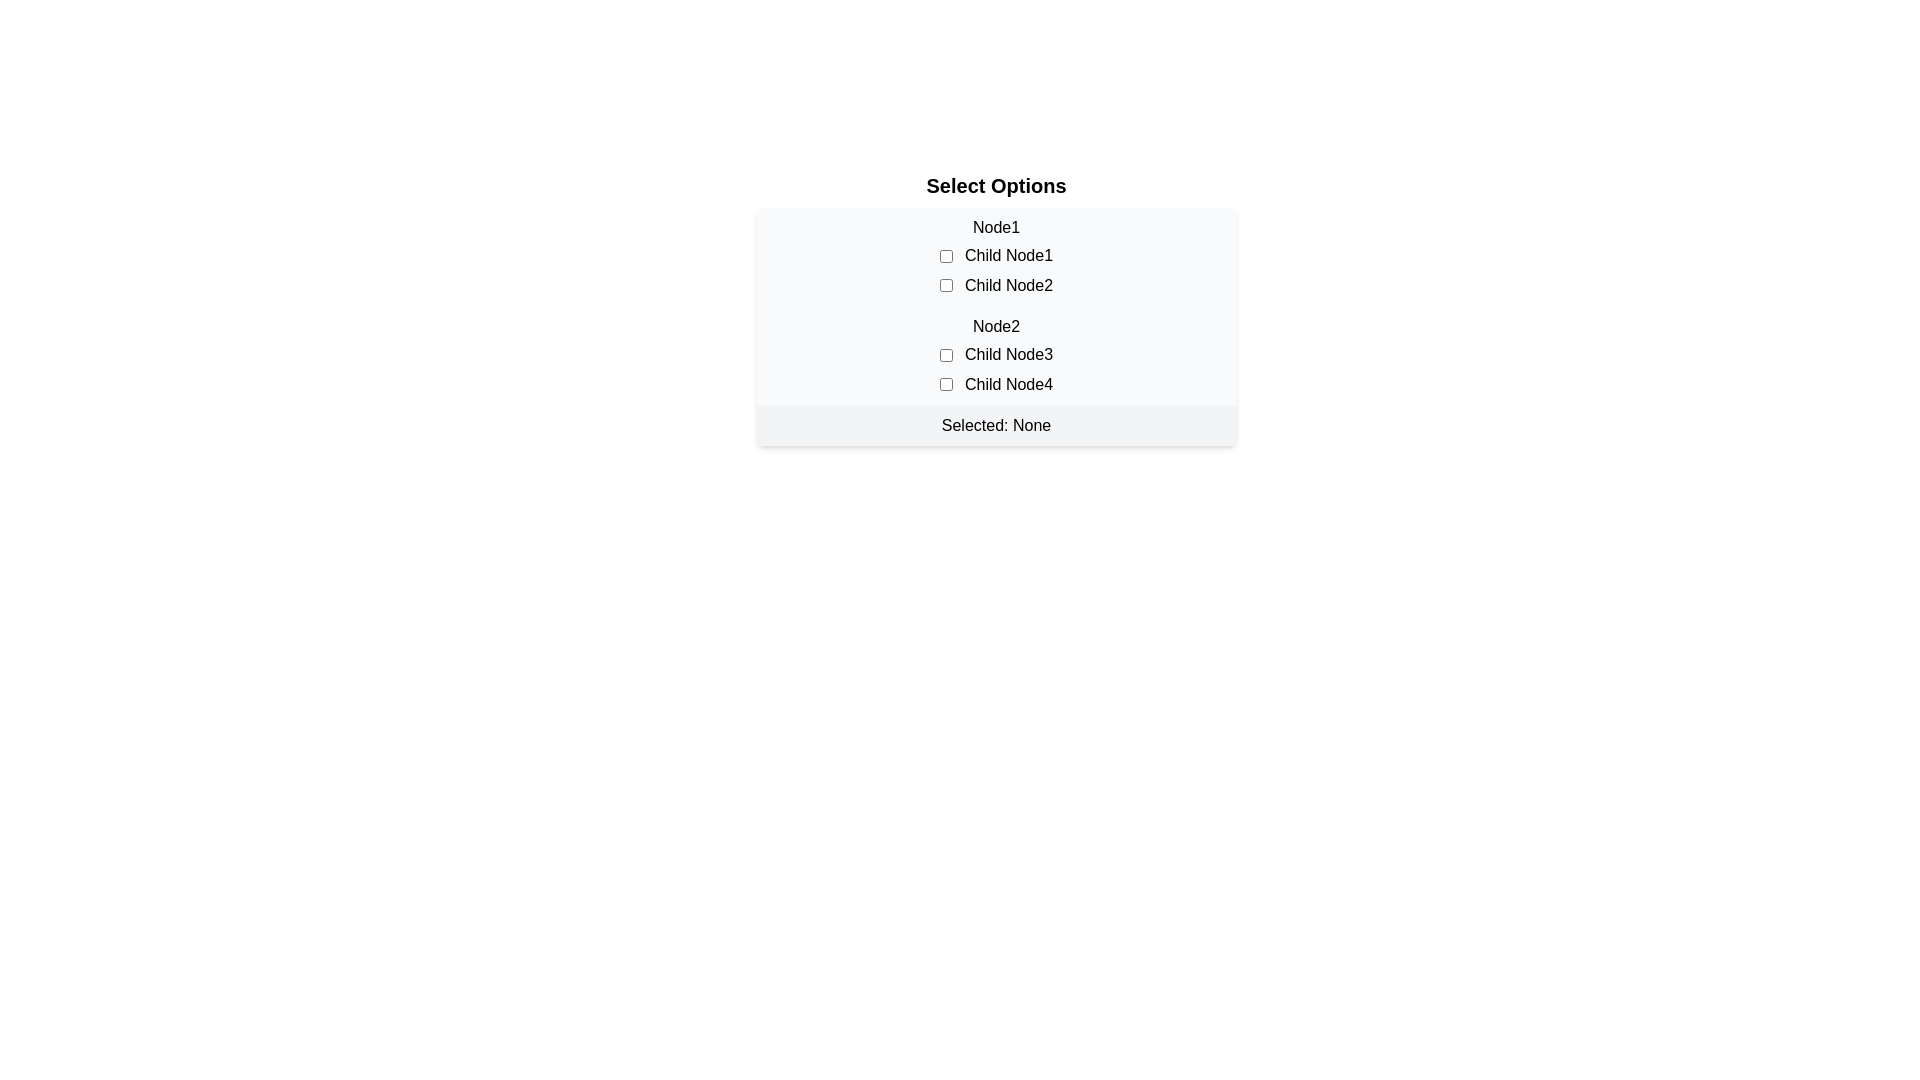 The width and height of the screenshot is (1920, 1080). I want to click on the interactive hierarchical selection interface containing the title 'Select Options' and checkboxes to gain focus, so click(996, 308).